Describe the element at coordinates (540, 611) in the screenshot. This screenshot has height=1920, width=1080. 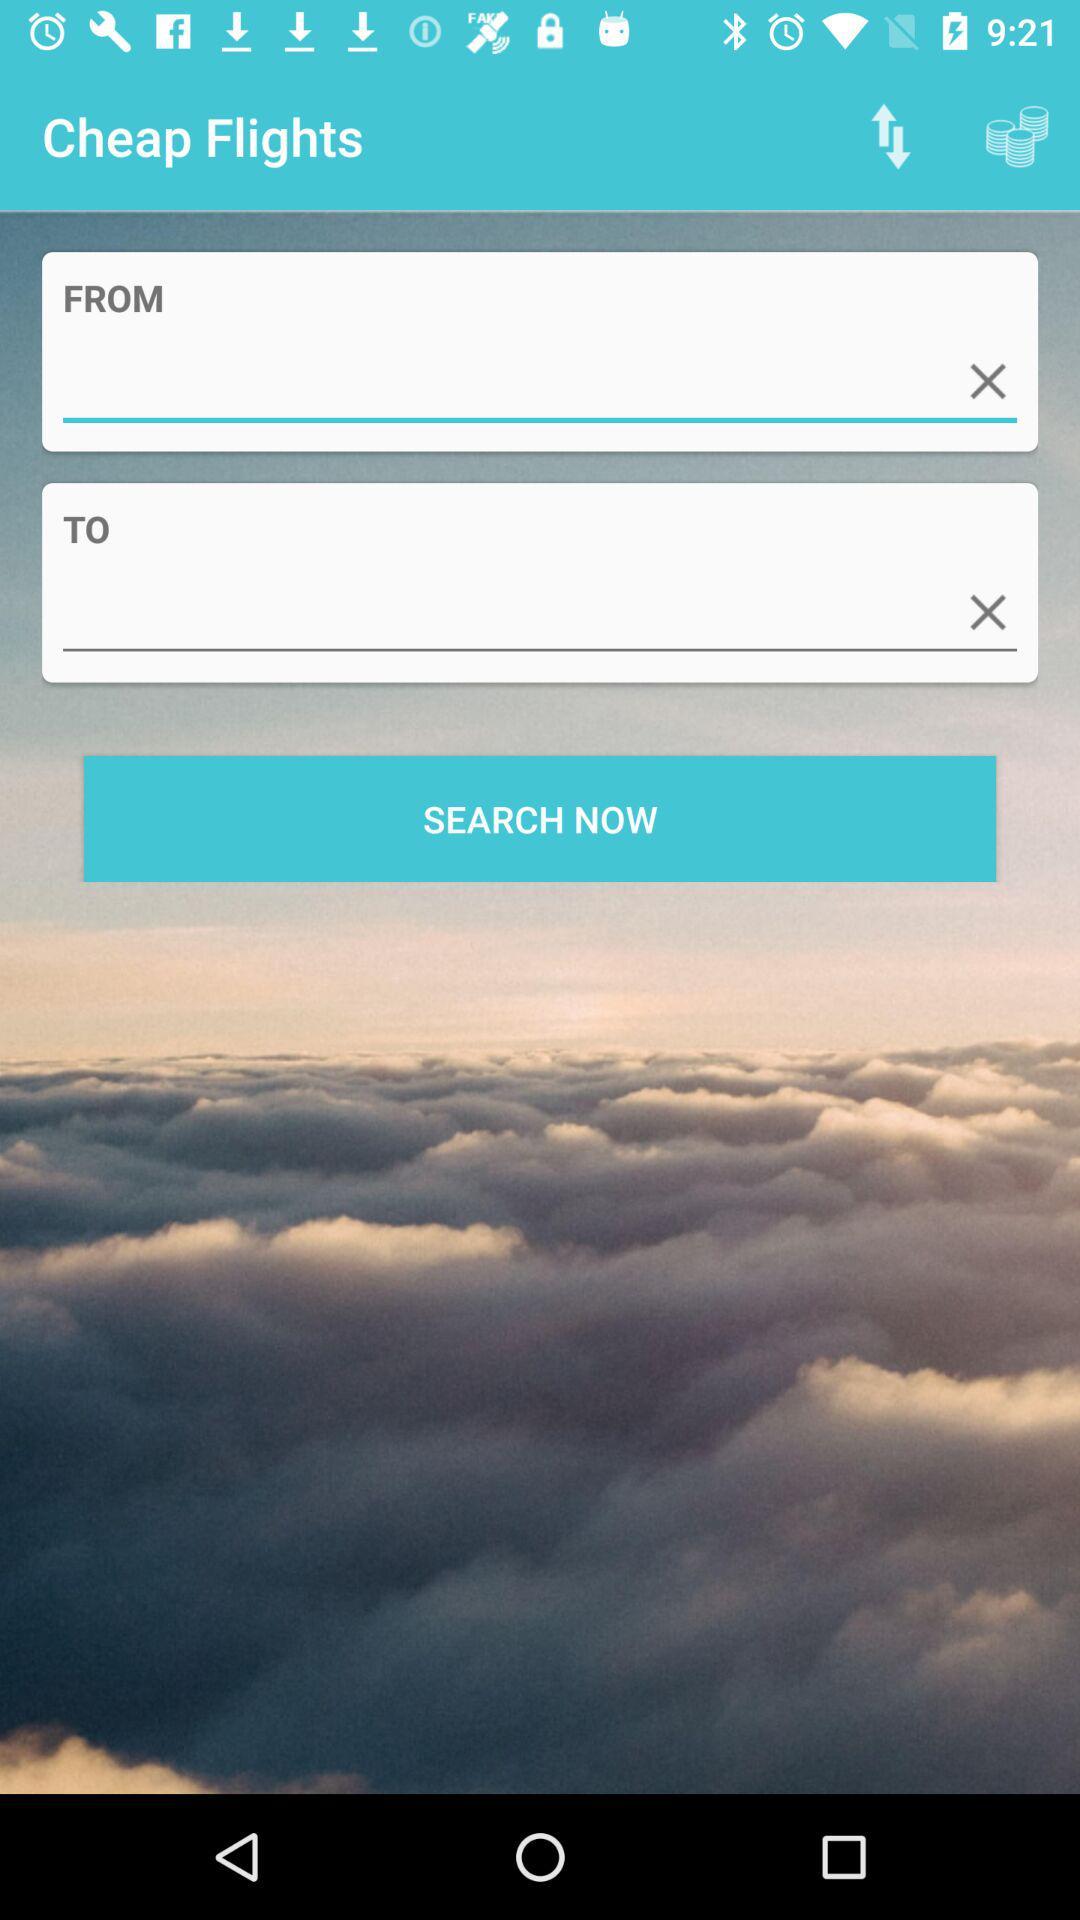
I see `item below to` at that location.